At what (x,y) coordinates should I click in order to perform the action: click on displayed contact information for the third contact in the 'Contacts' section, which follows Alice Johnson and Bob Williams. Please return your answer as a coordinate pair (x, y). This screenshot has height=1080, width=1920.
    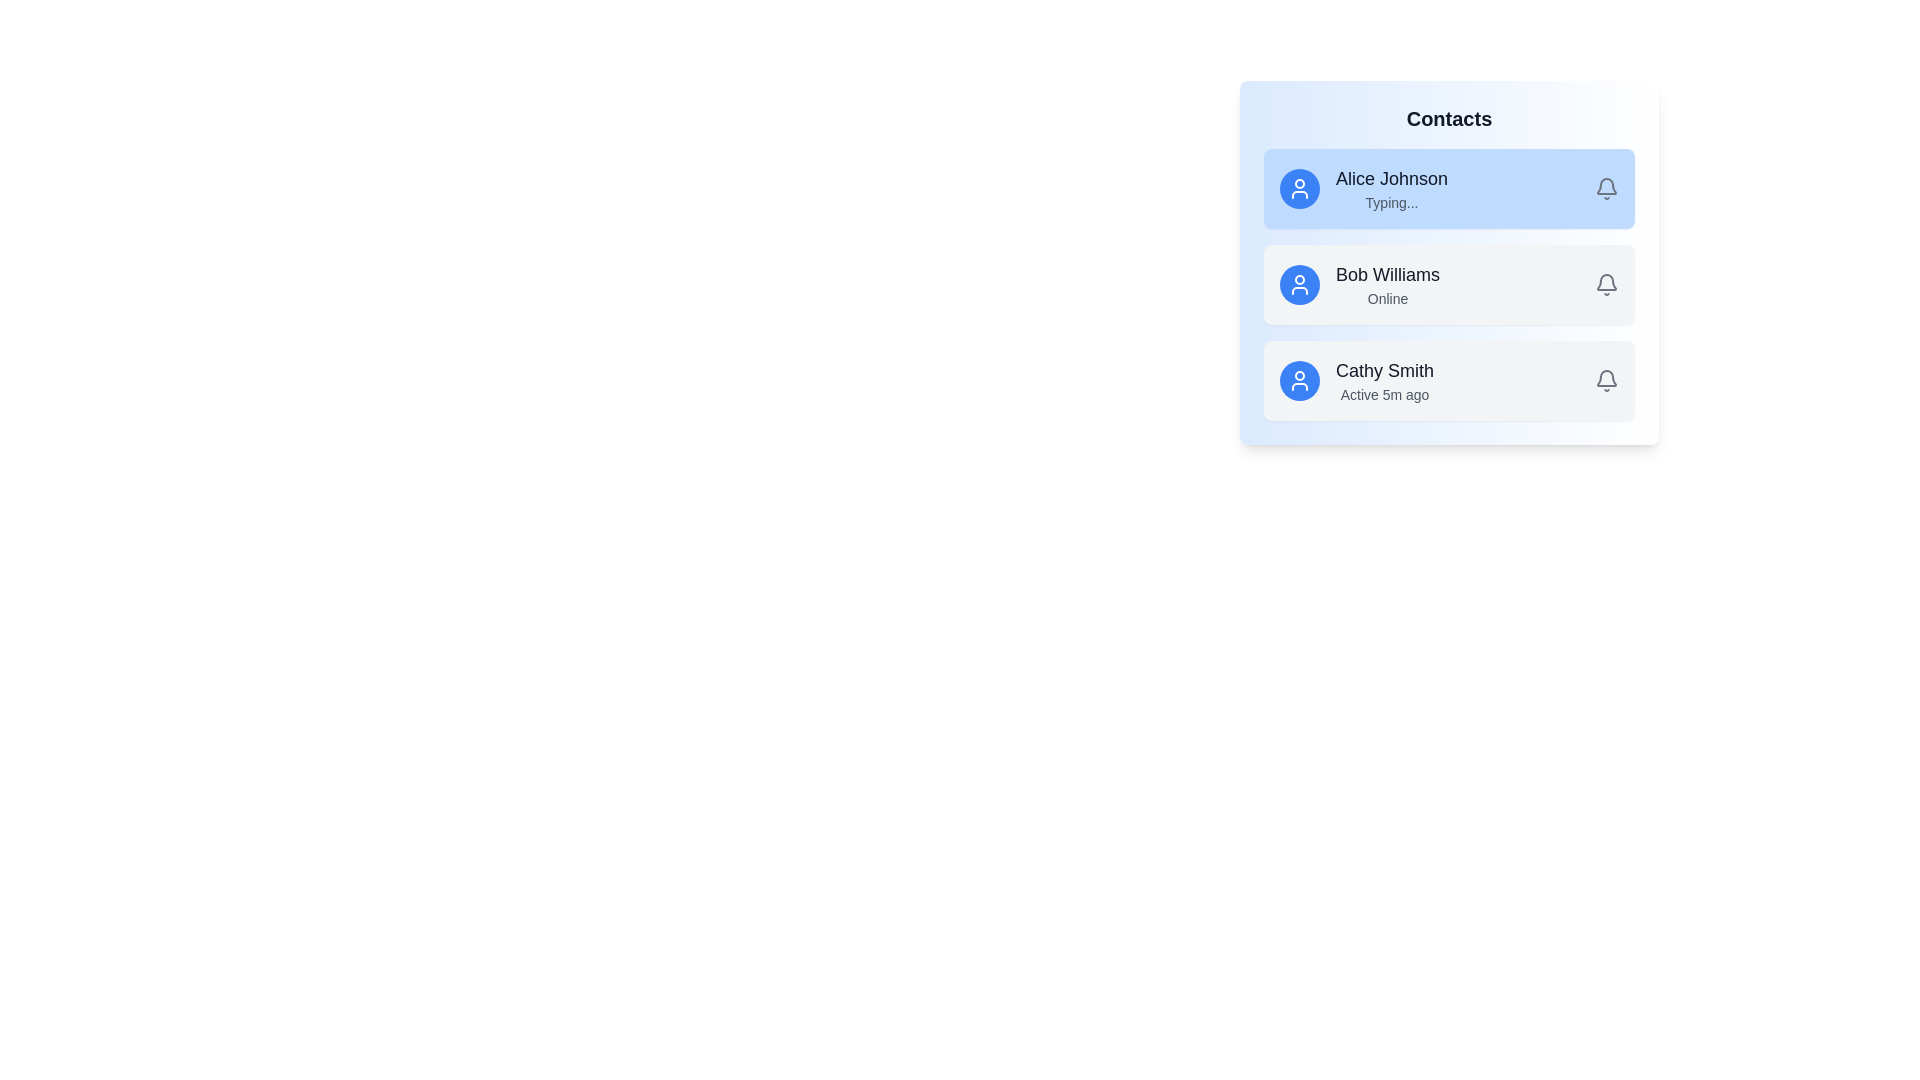
    Looking at the image, I should click on (1384, 381).